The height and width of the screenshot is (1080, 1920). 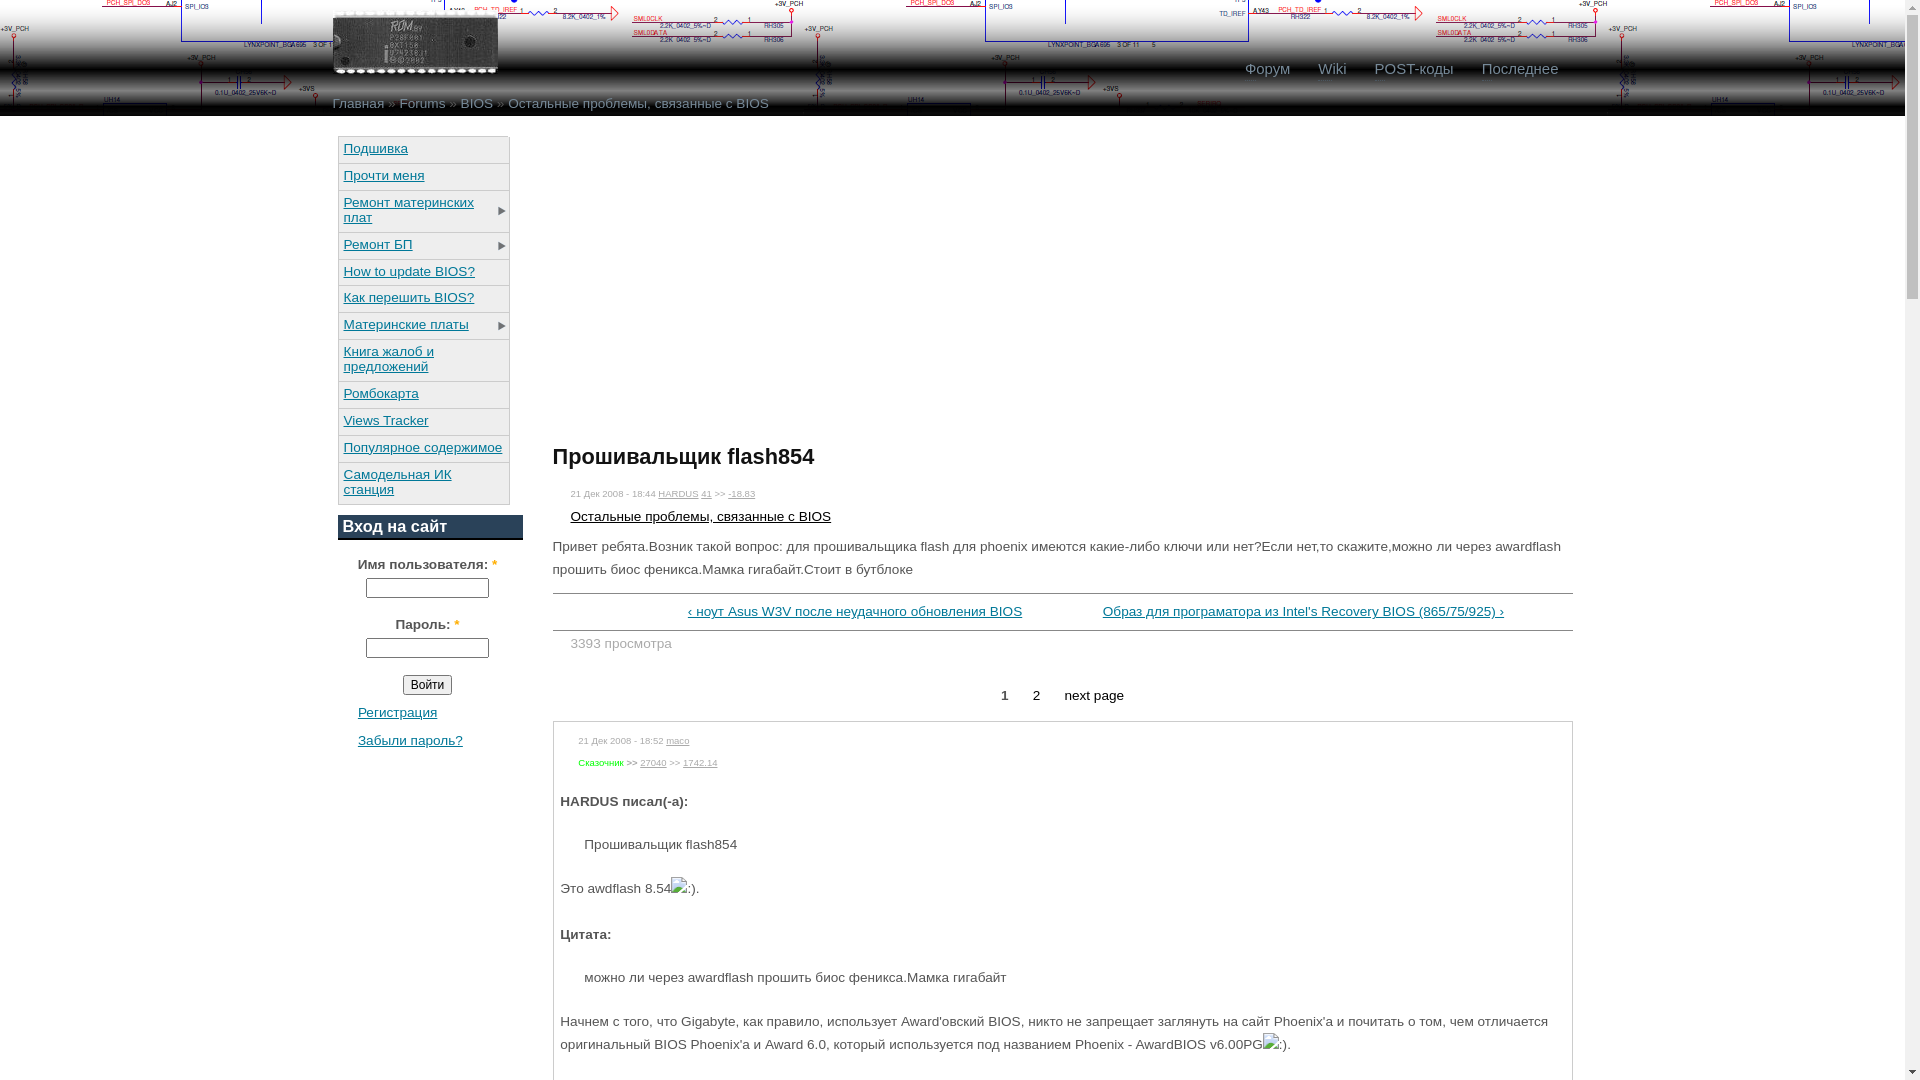 What do you see at coordinates (720, 276) in the screenshot?
I see `'Advertisement'` at bounding box center [720, 276].